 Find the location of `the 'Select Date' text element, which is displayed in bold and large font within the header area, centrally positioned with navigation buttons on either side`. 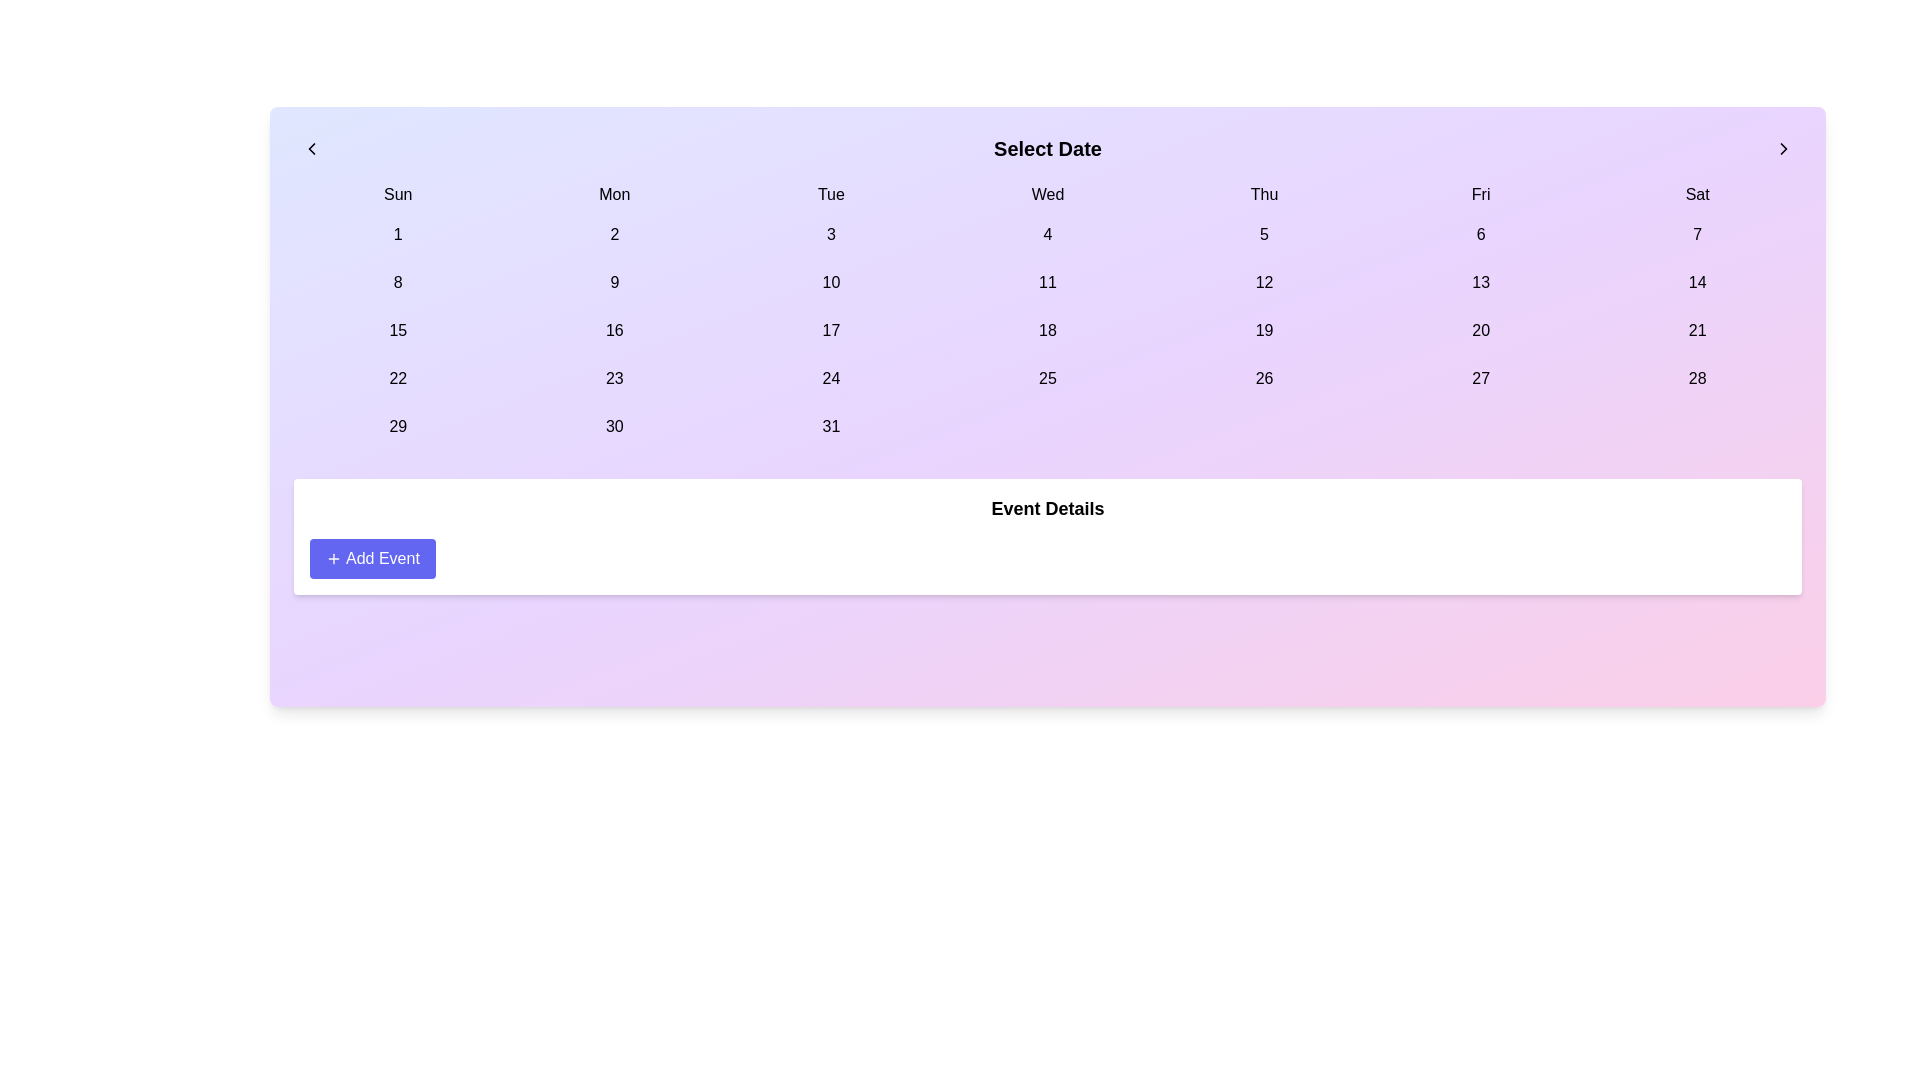

the 'Select Date' text element, which is displayed in bold and large font within the header area, centrally positioned with navigation buttons on either side is located at coordinates (1046, 148).